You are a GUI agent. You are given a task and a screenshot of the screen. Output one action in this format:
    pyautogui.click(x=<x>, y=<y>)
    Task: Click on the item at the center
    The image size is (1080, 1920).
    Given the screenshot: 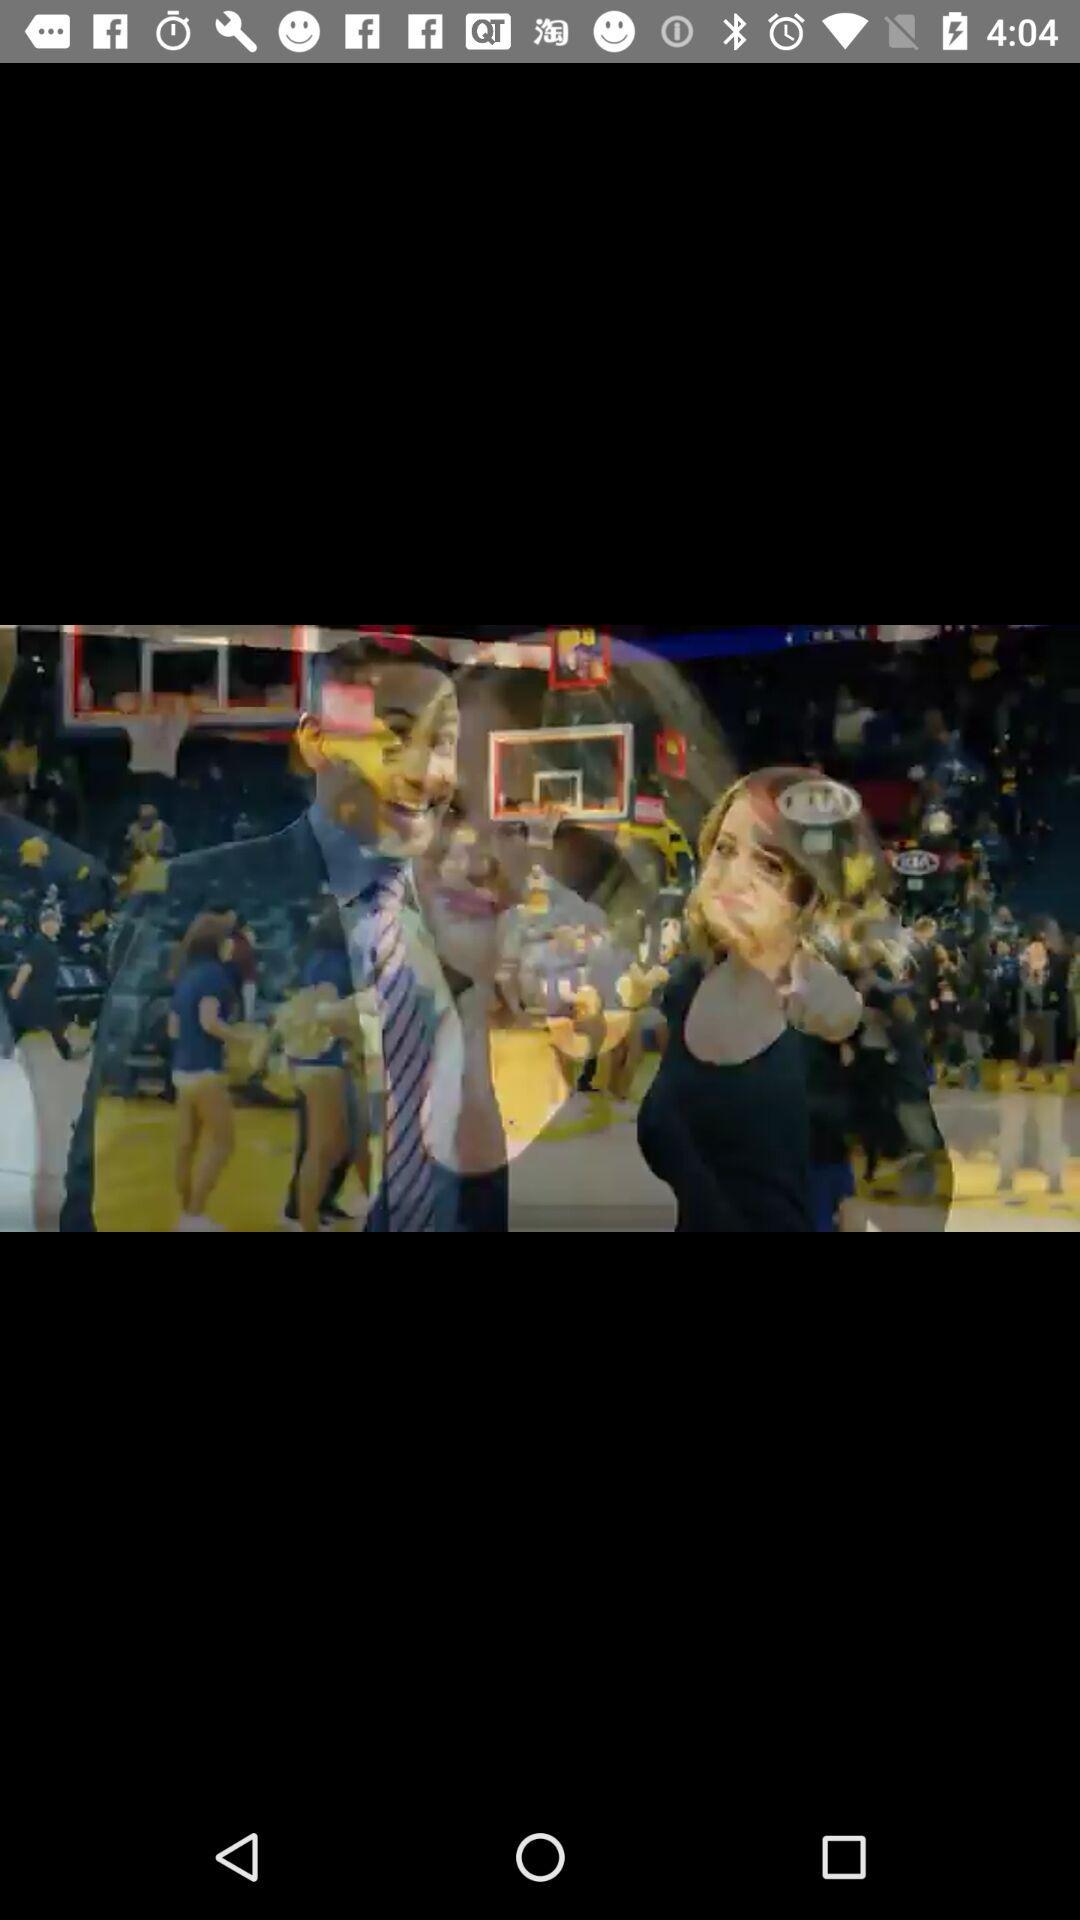 What is the action you would take?
    pyautogui.click(x=540, y=927)
    